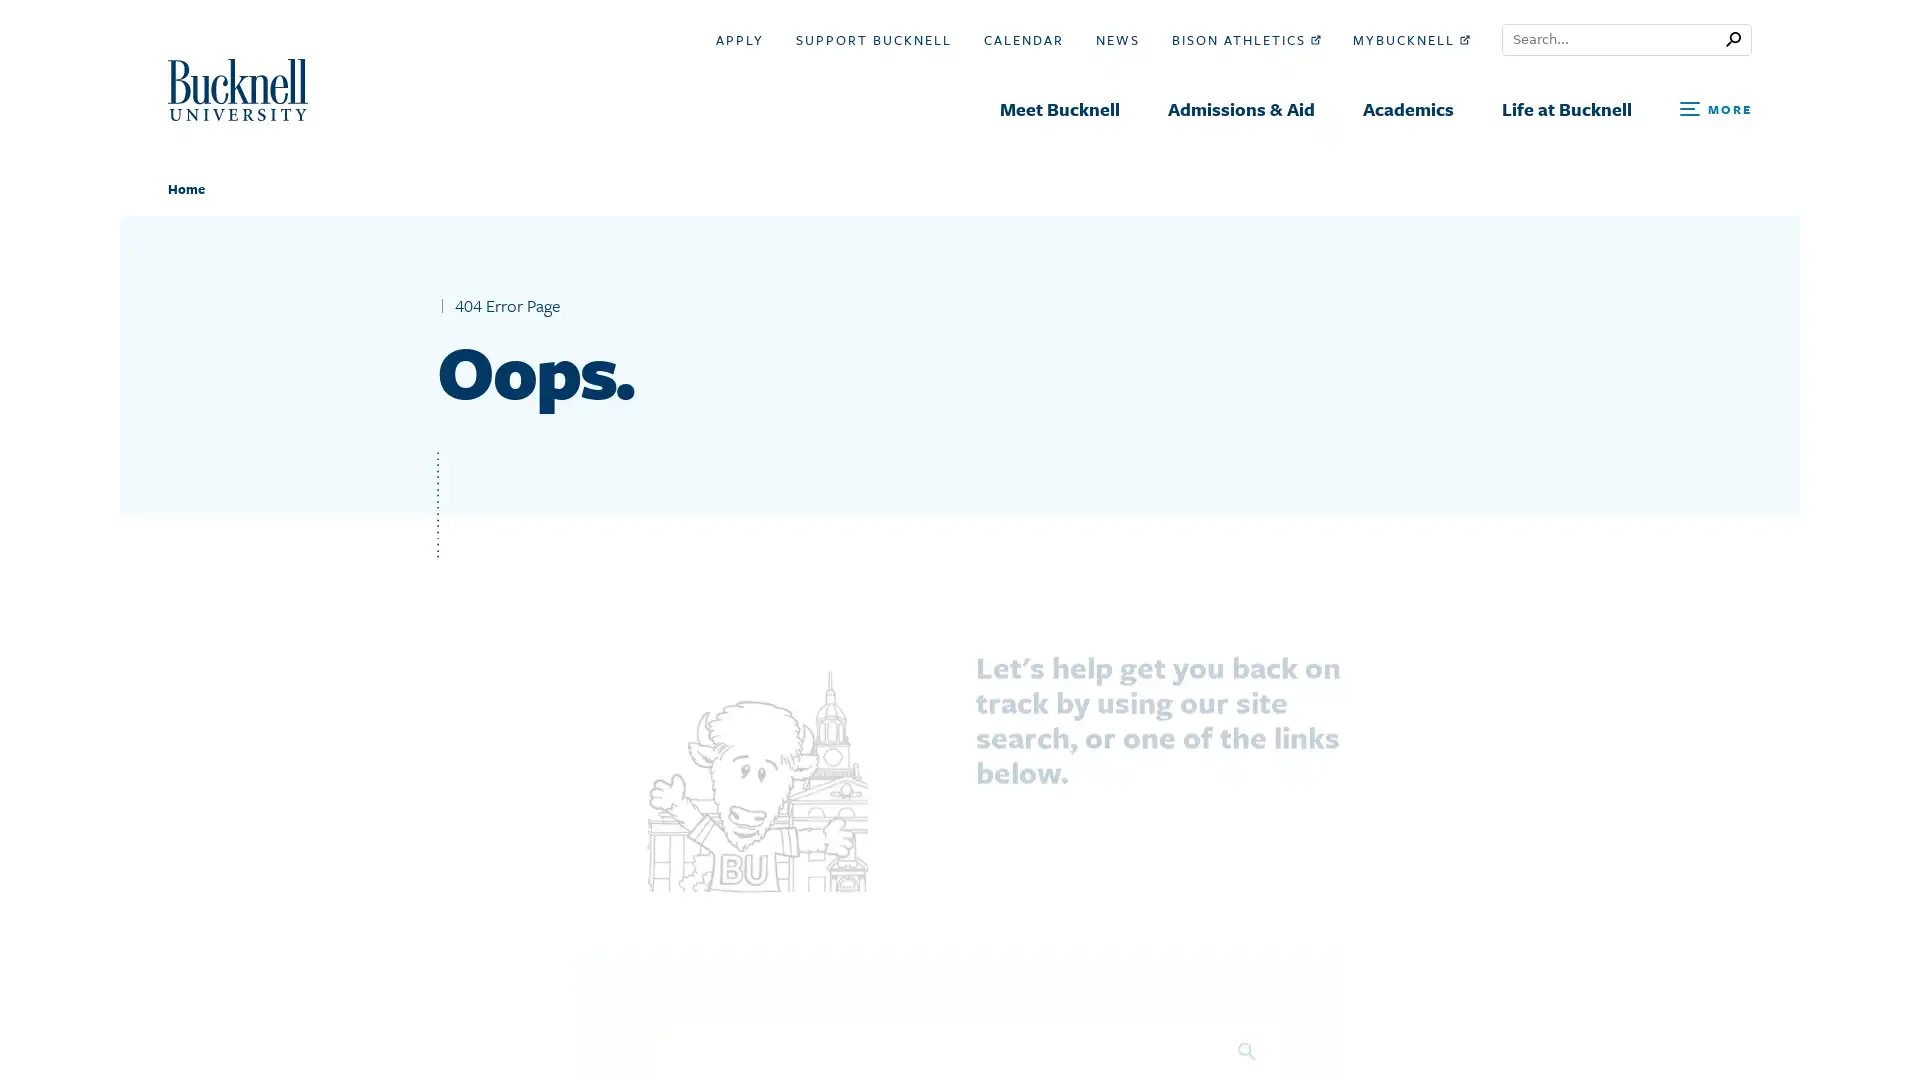 This screenshot has width=1920, height=1080. I want to click on Search, so click(1246, 1051).